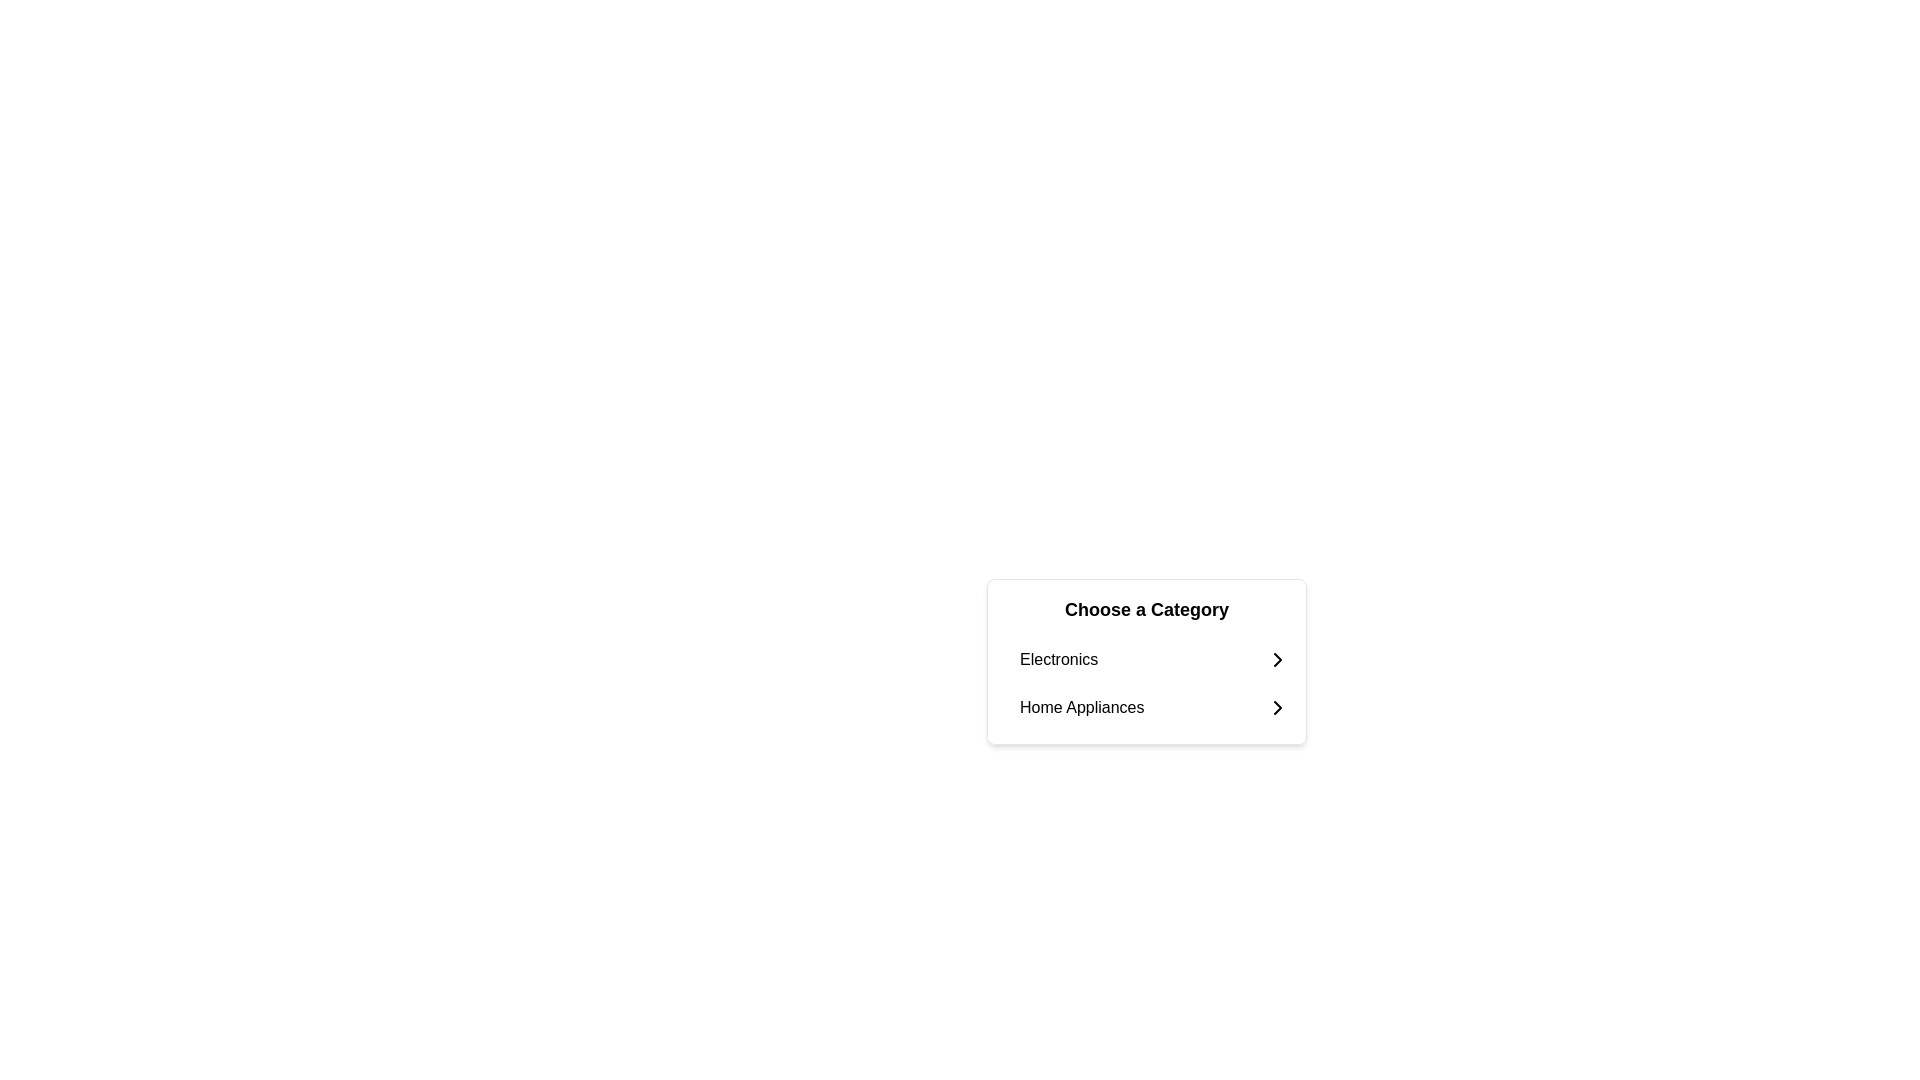 This screenshot has height=1080, width=1920. Describe the element at coordinates (1276, 707) in the screenshot. I see `the chevron right icon, which is a black arrow styled with a simple stroke, located to the far right of the 'Home Appliances' text in the category selection interface` at that location.